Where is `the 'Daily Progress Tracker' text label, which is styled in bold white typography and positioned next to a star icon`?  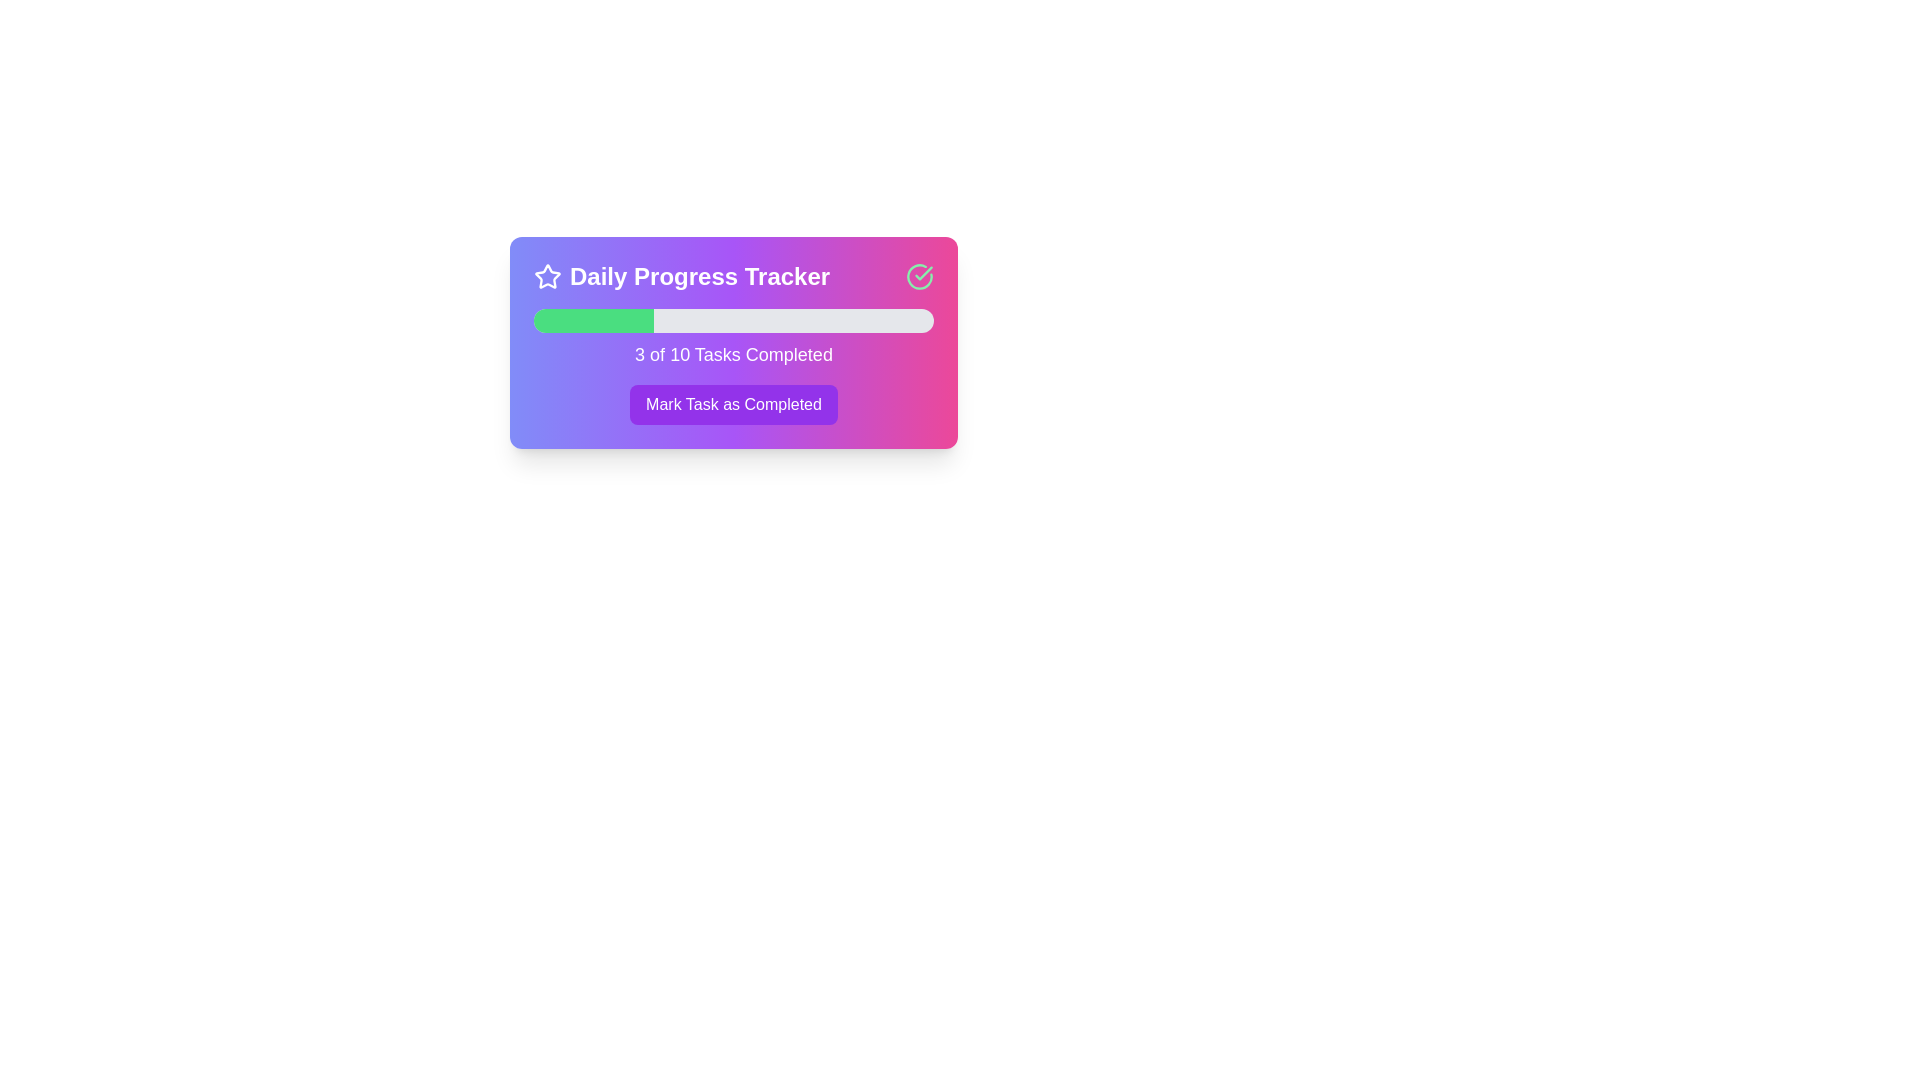 the 'Daily Progress Tracker' text label, which is styled in bold white typography and positioned next to a star icon is located at coordinates (682, 277).